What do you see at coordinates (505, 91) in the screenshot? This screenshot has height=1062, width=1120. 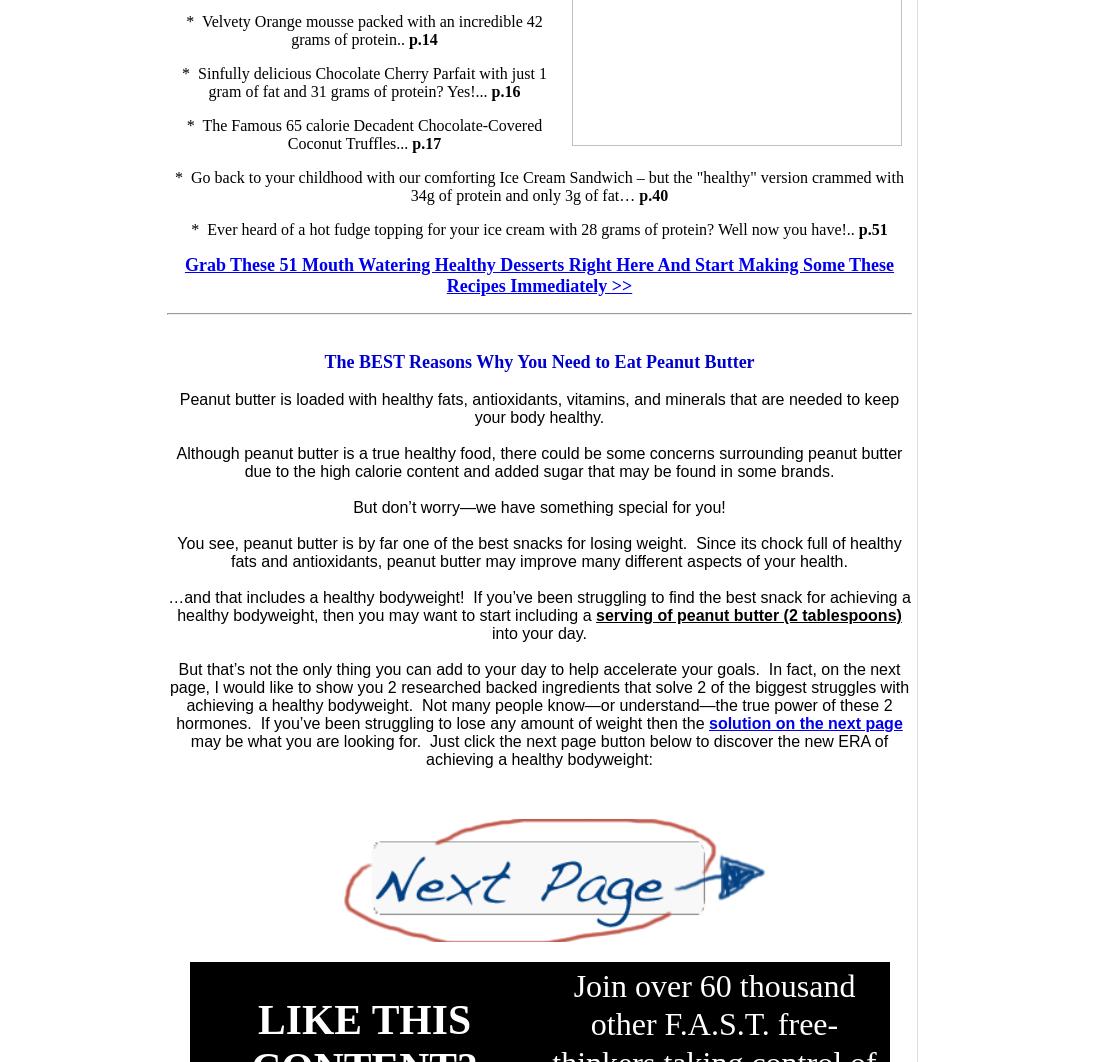 I see `'p.16'` at bounding box center [505, 91].